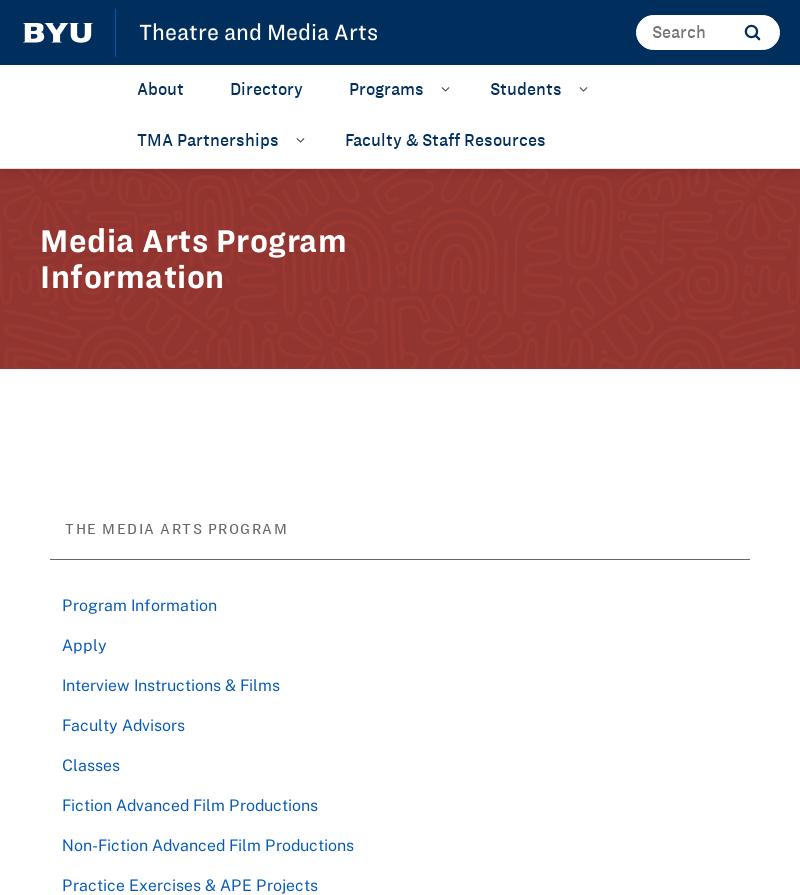 This screenshot has height=895, width=800. Describe the element at coordinates (208, 138) in the screenshot. I see `'TMA Partnerships'` at that location.